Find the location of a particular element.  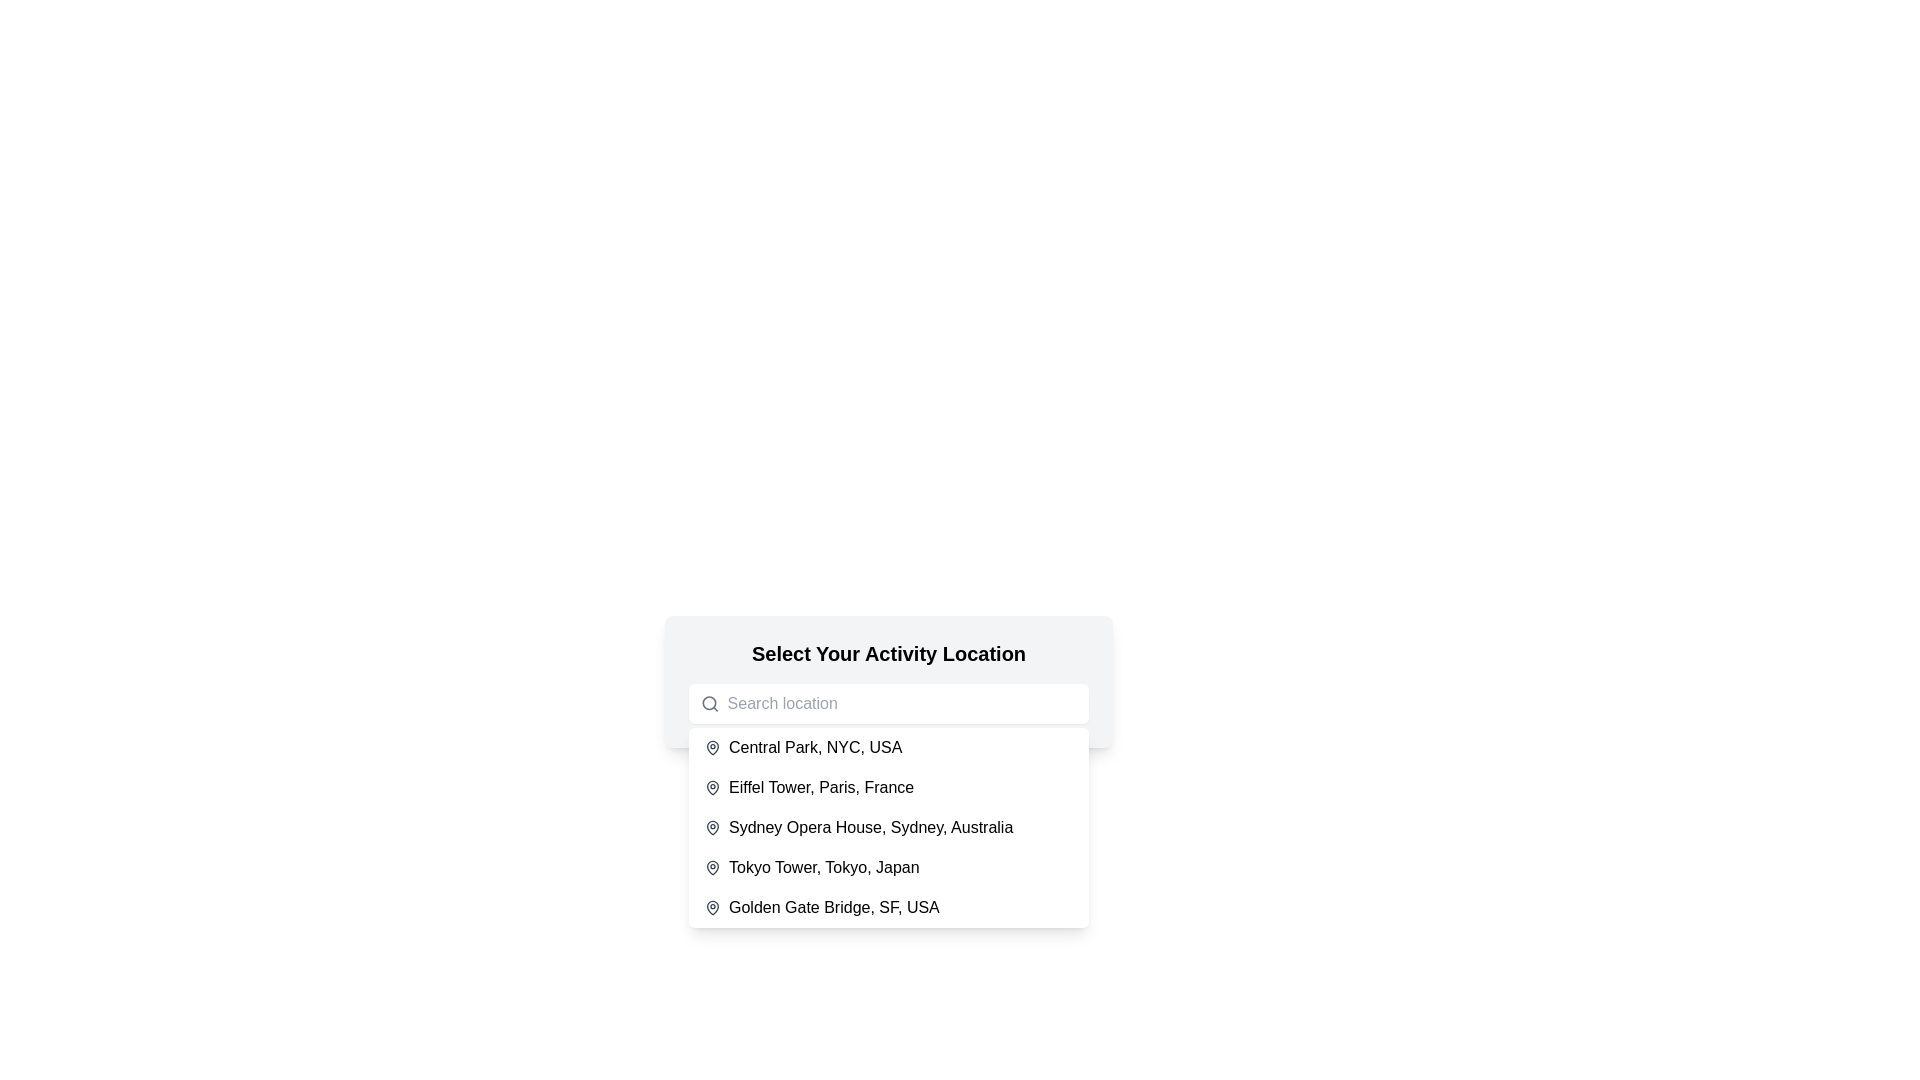

the fifth item in the dropdown menu representing 'Golden Gate Bridge, SF, USA' is located at coordinates (887, 907).